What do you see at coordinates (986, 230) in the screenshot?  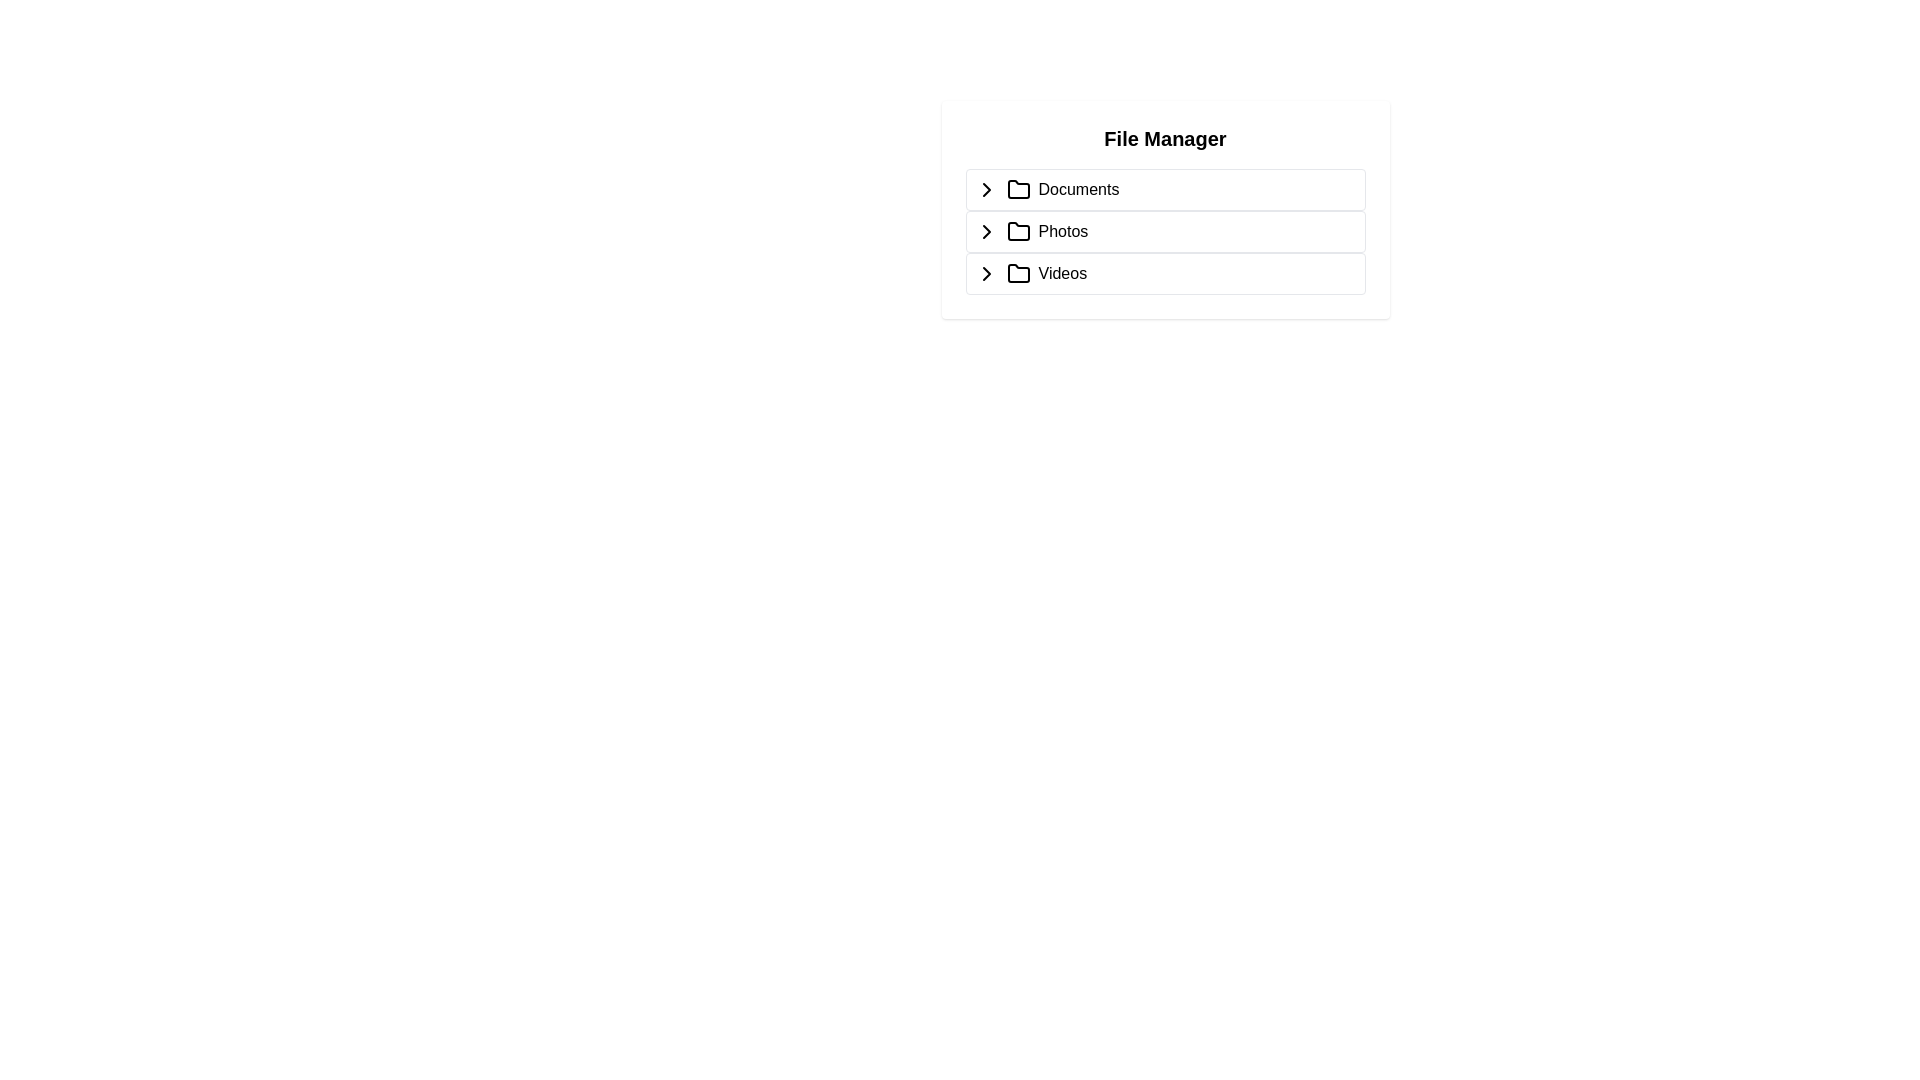 I see `the small black arrow icon located next to the 'Photos' folder in the second row of the file manager` at bounding box center [986, 230].